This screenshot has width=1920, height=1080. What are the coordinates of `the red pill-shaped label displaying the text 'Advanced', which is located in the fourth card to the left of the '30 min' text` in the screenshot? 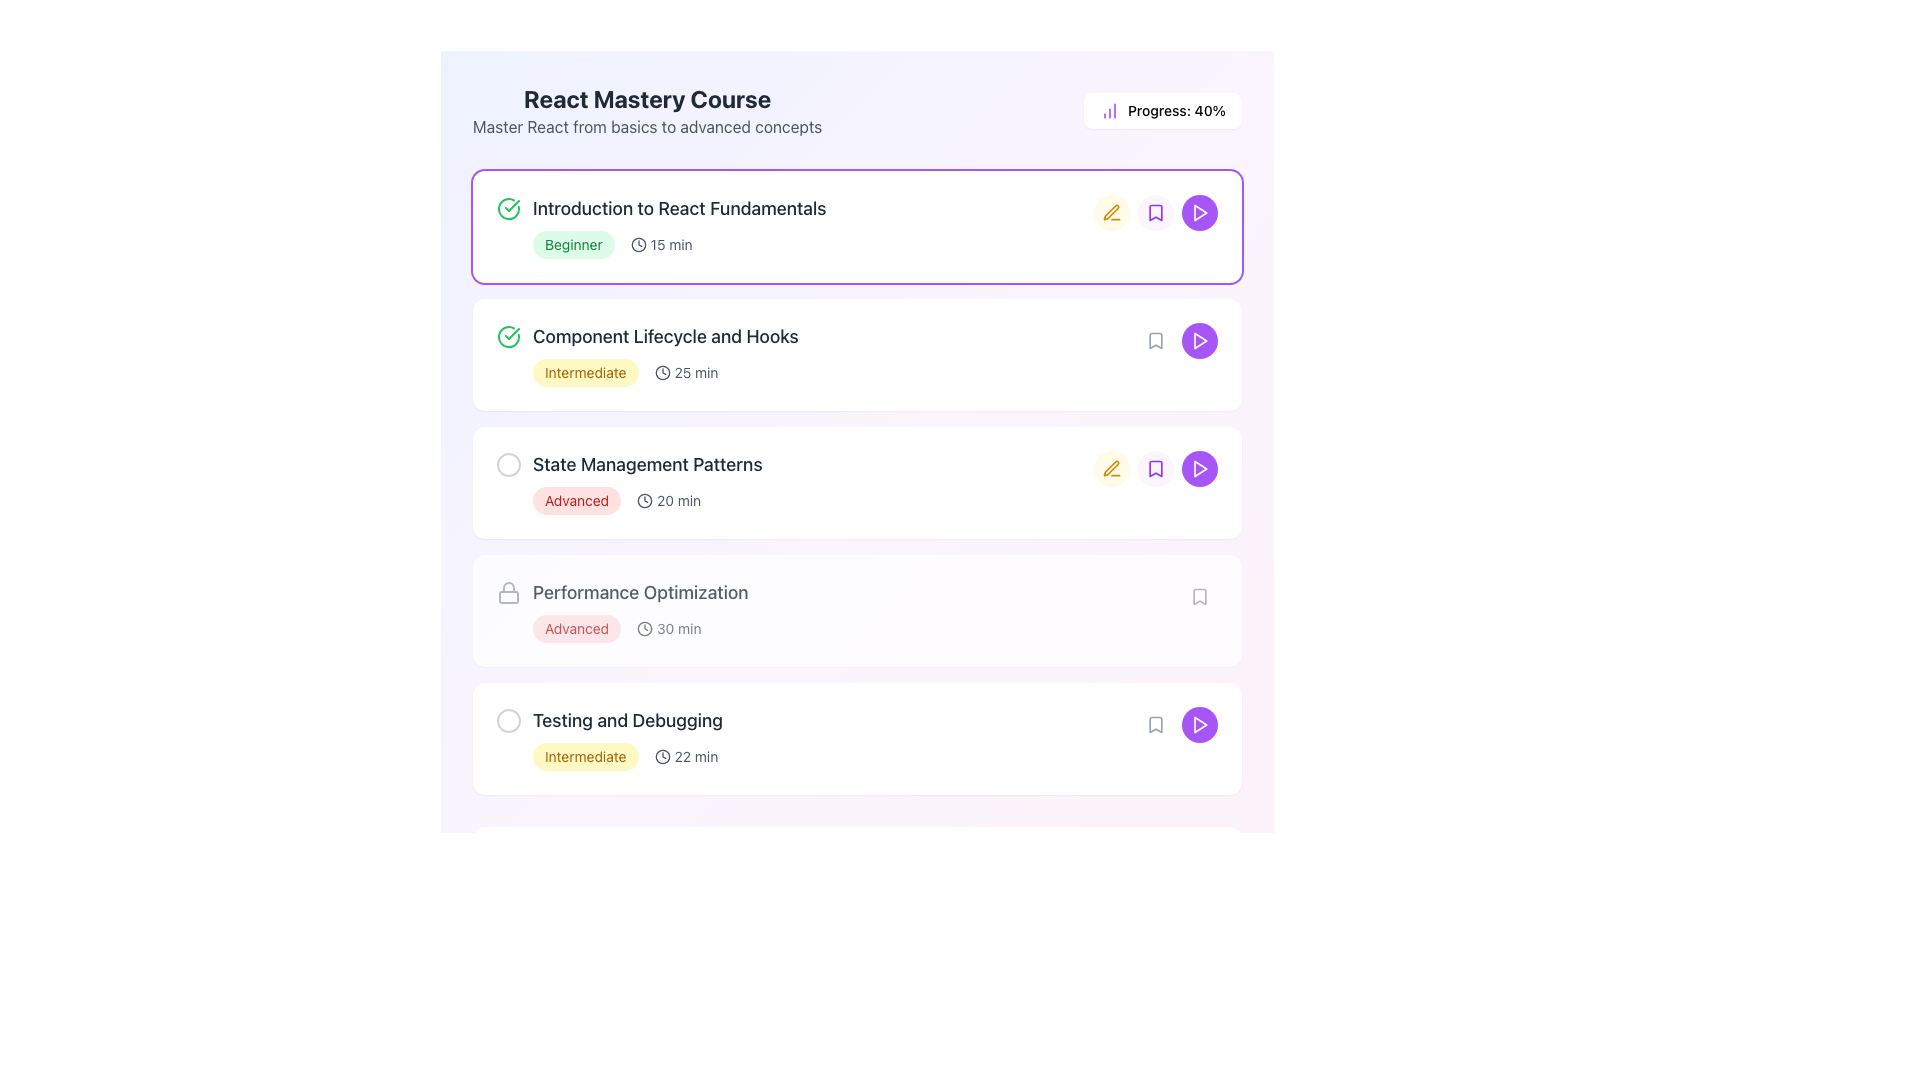 It's located at (575, 627).